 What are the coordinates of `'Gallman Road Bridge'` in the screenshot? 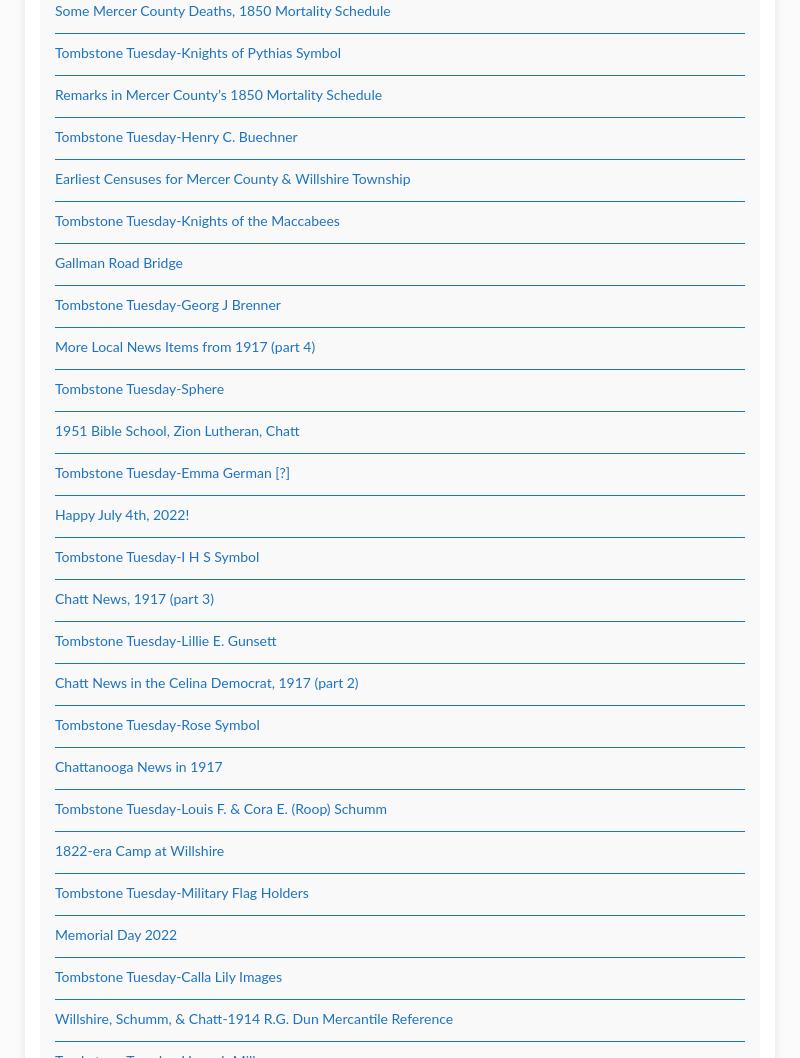 It's located at (54, 263).